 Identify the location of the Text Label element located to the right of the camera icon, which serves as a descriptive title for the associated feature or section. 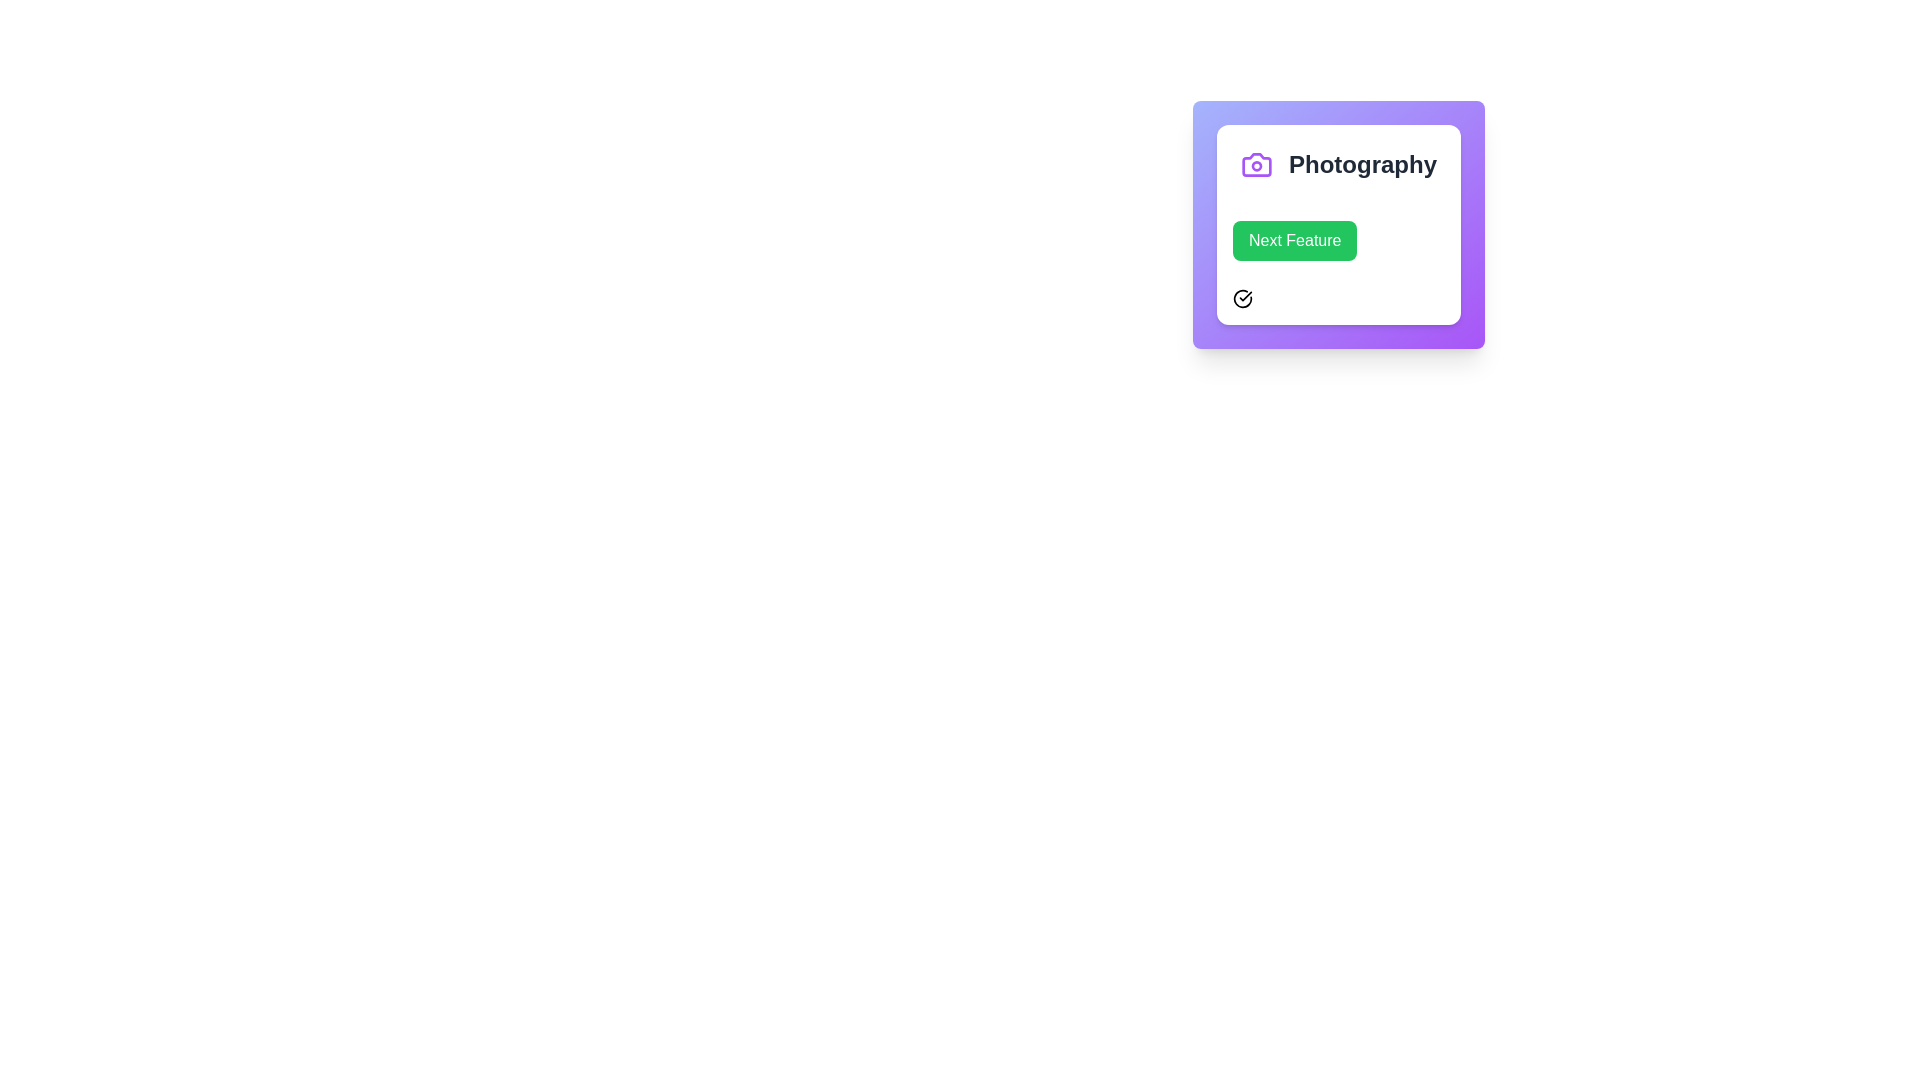
(1362, 164).